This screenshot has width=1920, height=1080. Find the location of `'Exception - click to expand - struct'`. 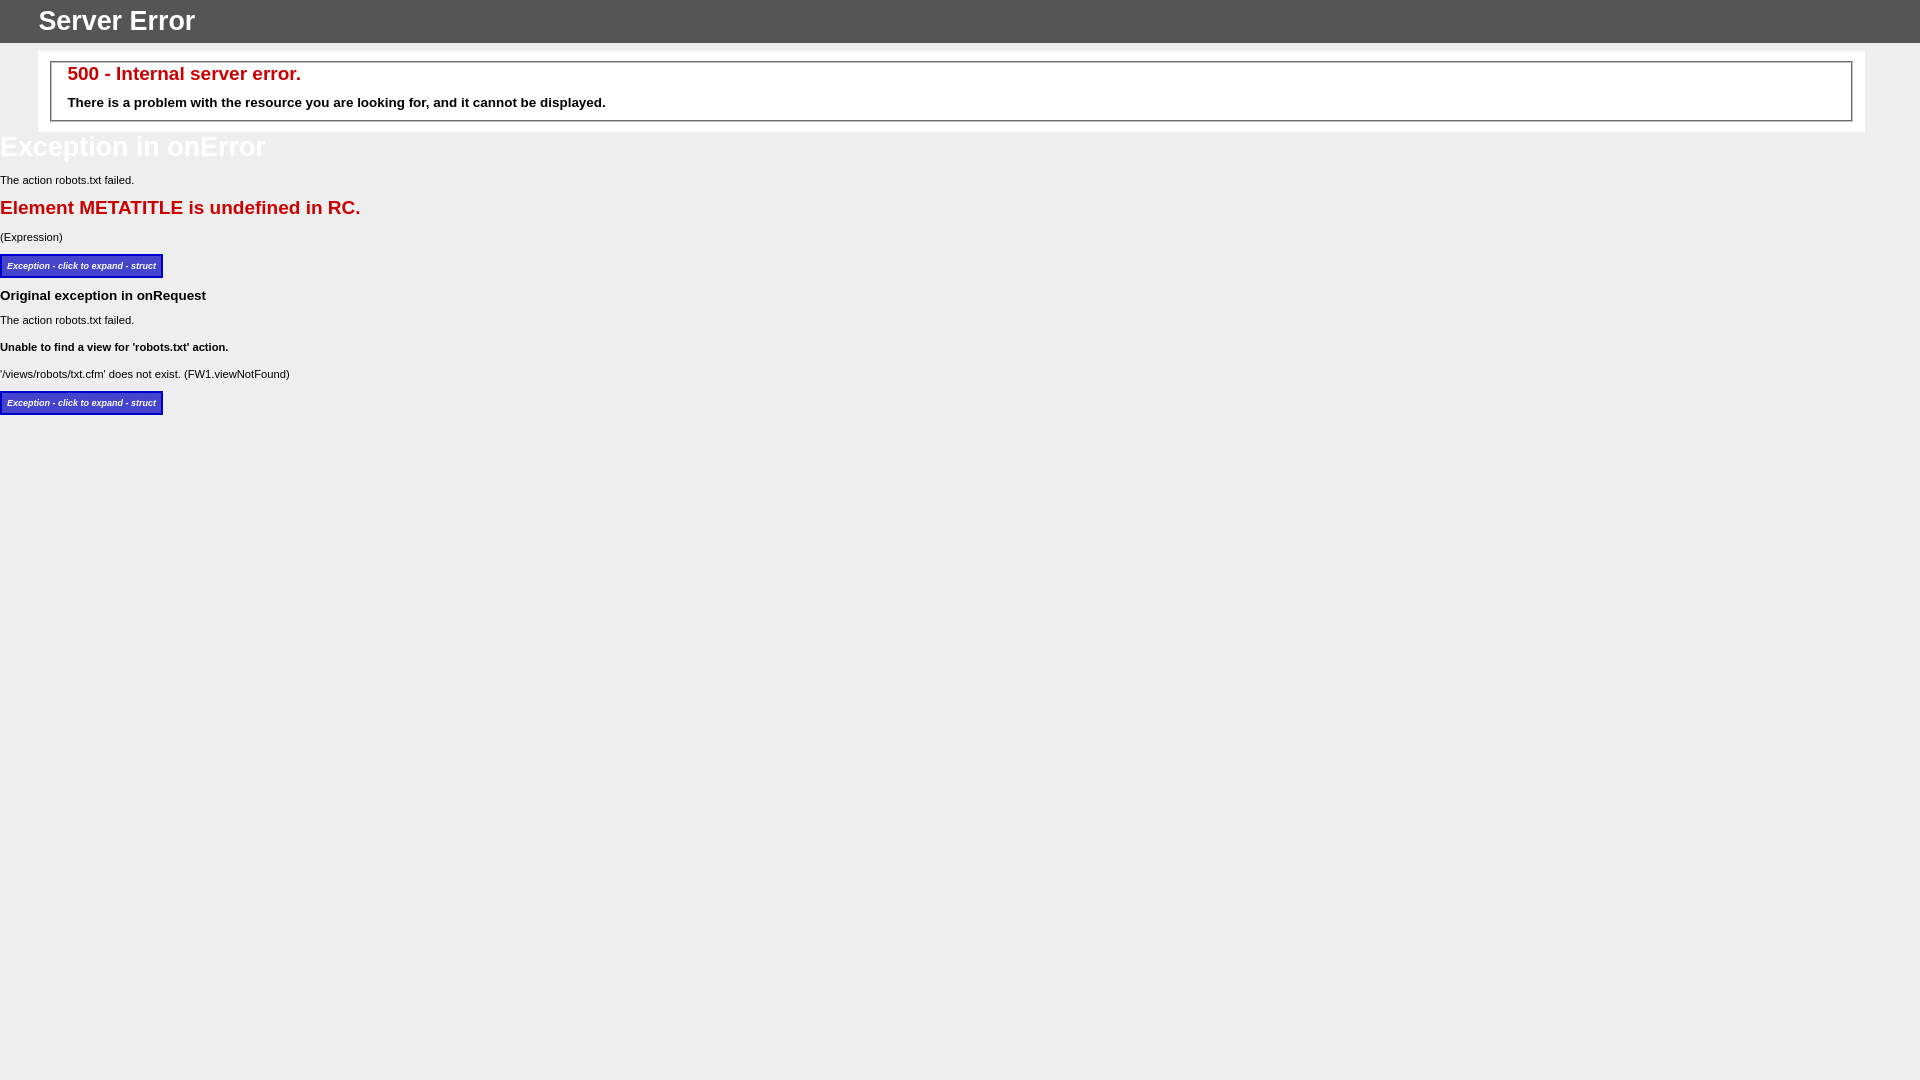

'Exception - click to expand - struct' is located at coordinates (80, 265).